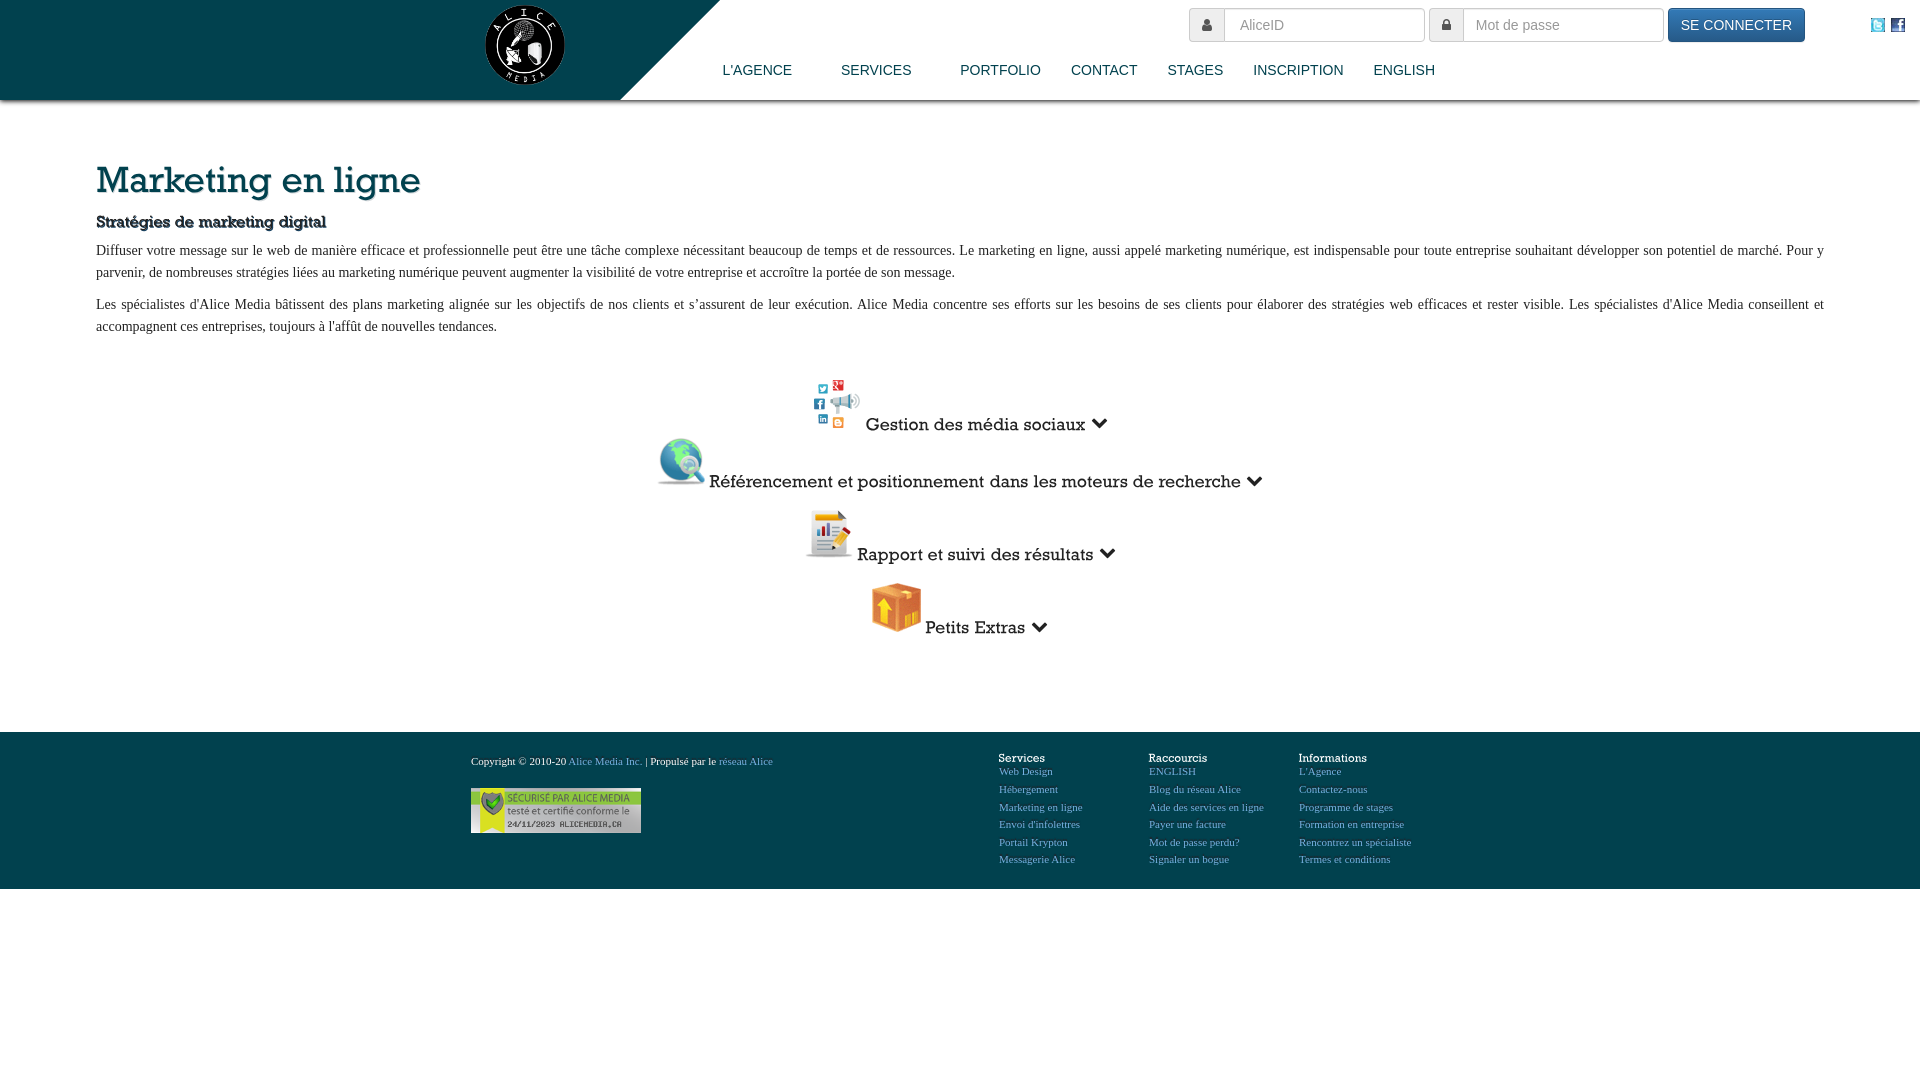 This screenshot has height=1080, width=1920. I want to click on 'Formation en entreprise', so click(1299, 824).